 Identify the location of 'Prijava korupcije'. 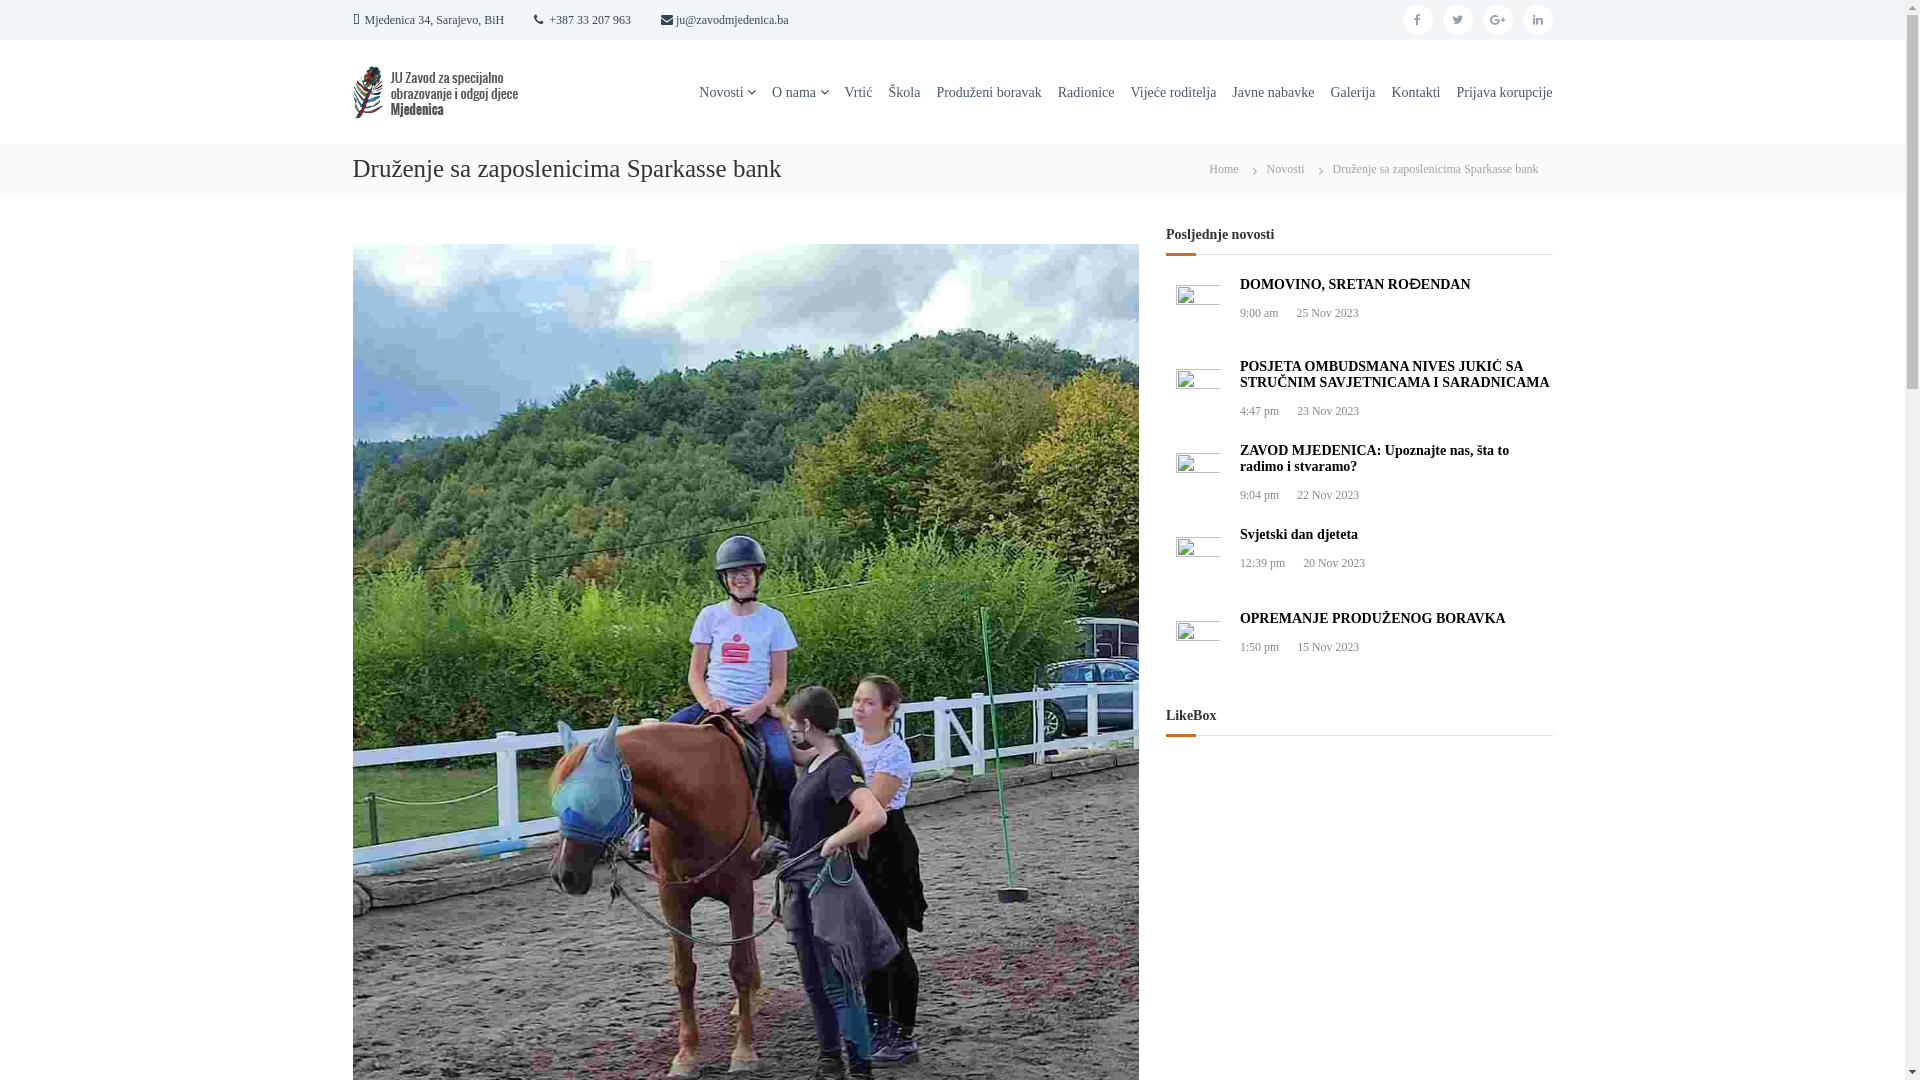
(1455, 91).